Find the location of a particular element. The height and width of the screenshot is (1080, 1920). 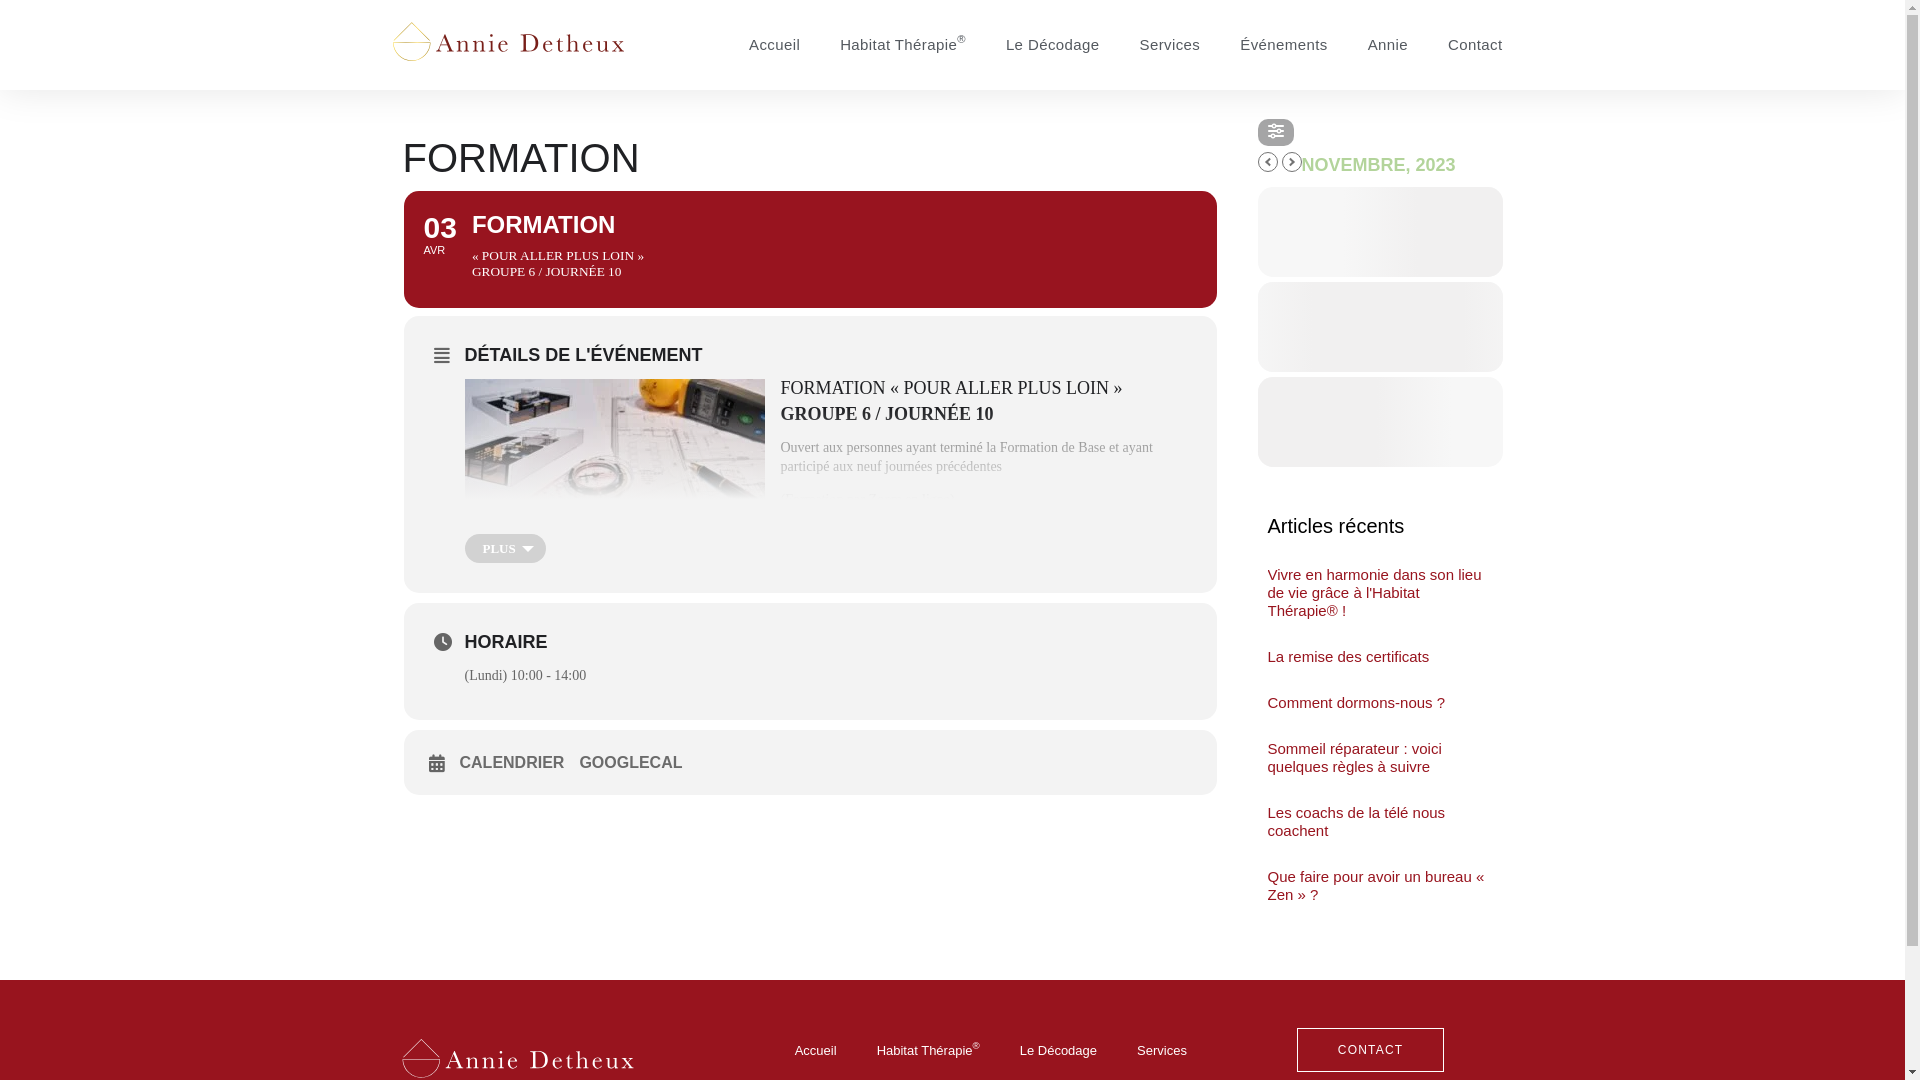

'Comment dormons-nous ?' is located at coordinates (1357, 701).